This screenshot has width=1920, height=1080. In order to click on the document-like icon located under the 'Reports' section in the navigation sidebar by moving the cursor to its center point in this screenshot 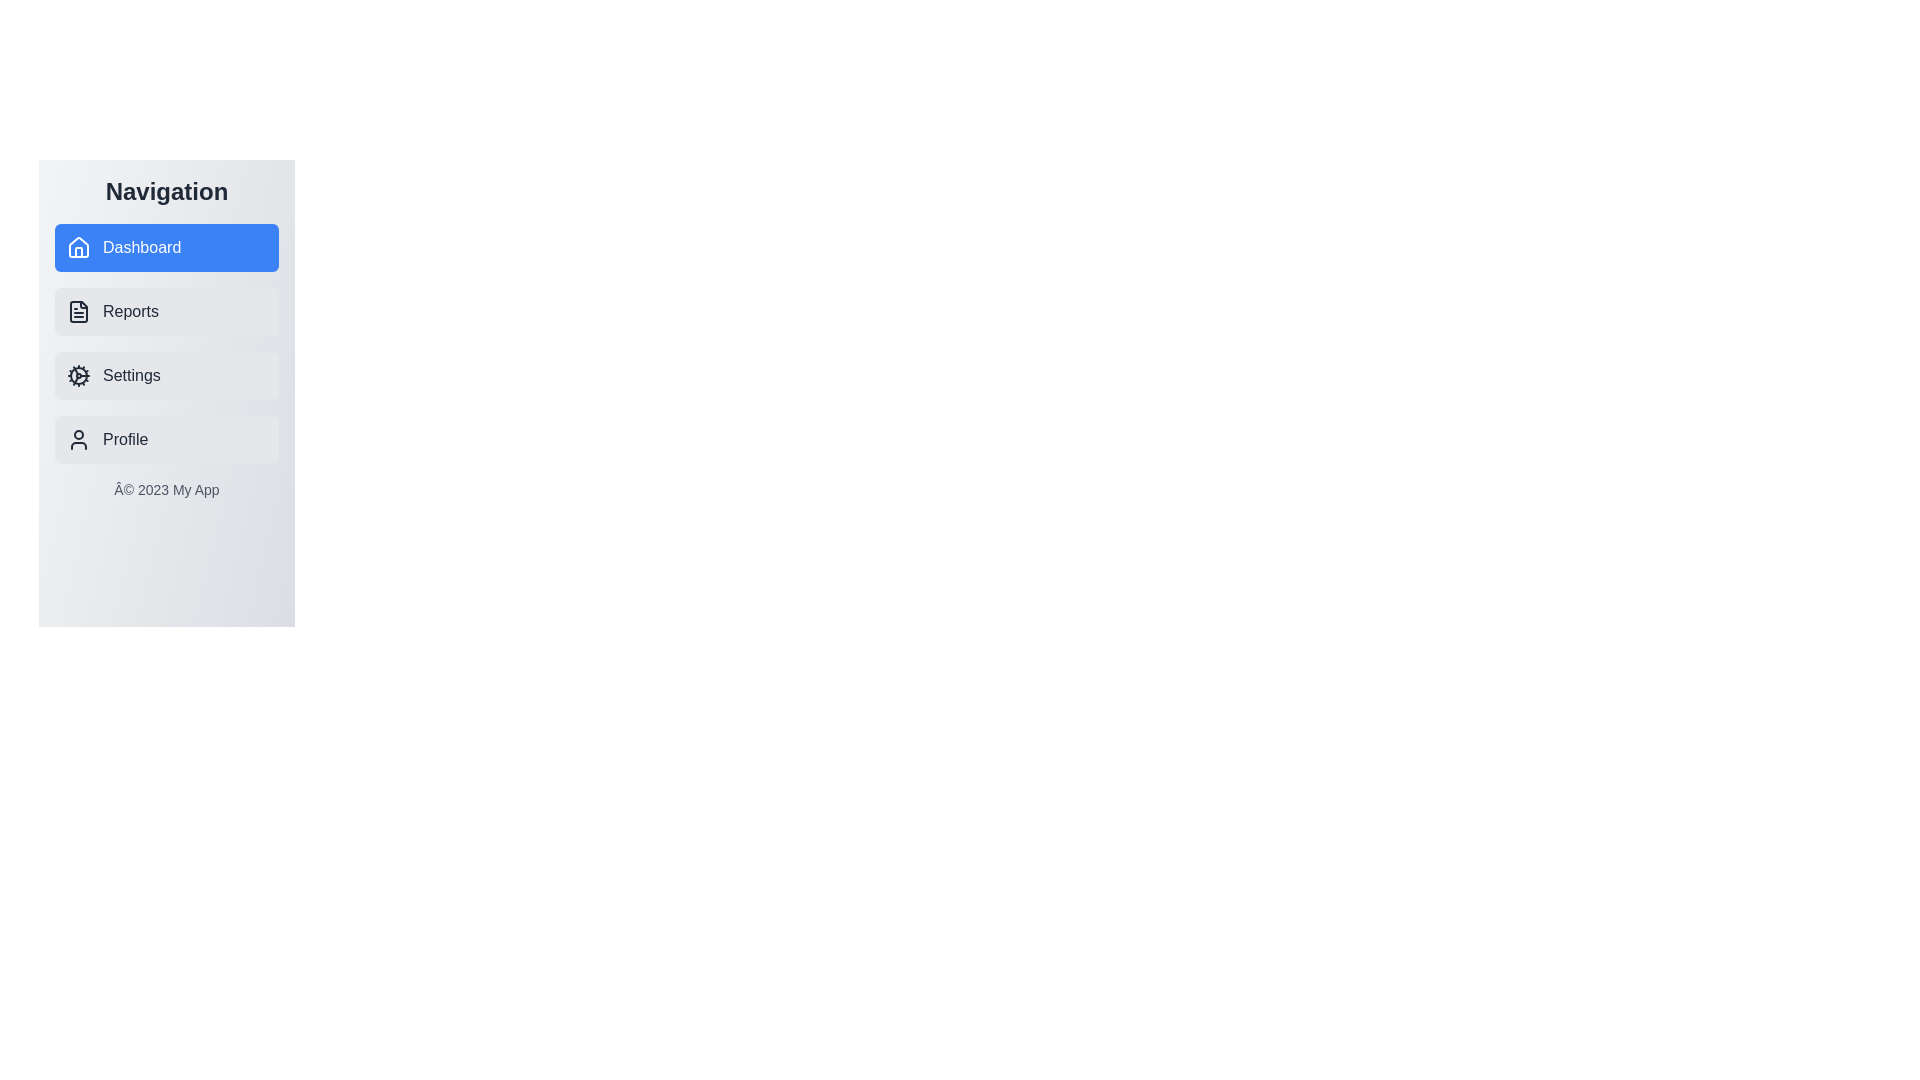, I will do `click(78, 312)`.